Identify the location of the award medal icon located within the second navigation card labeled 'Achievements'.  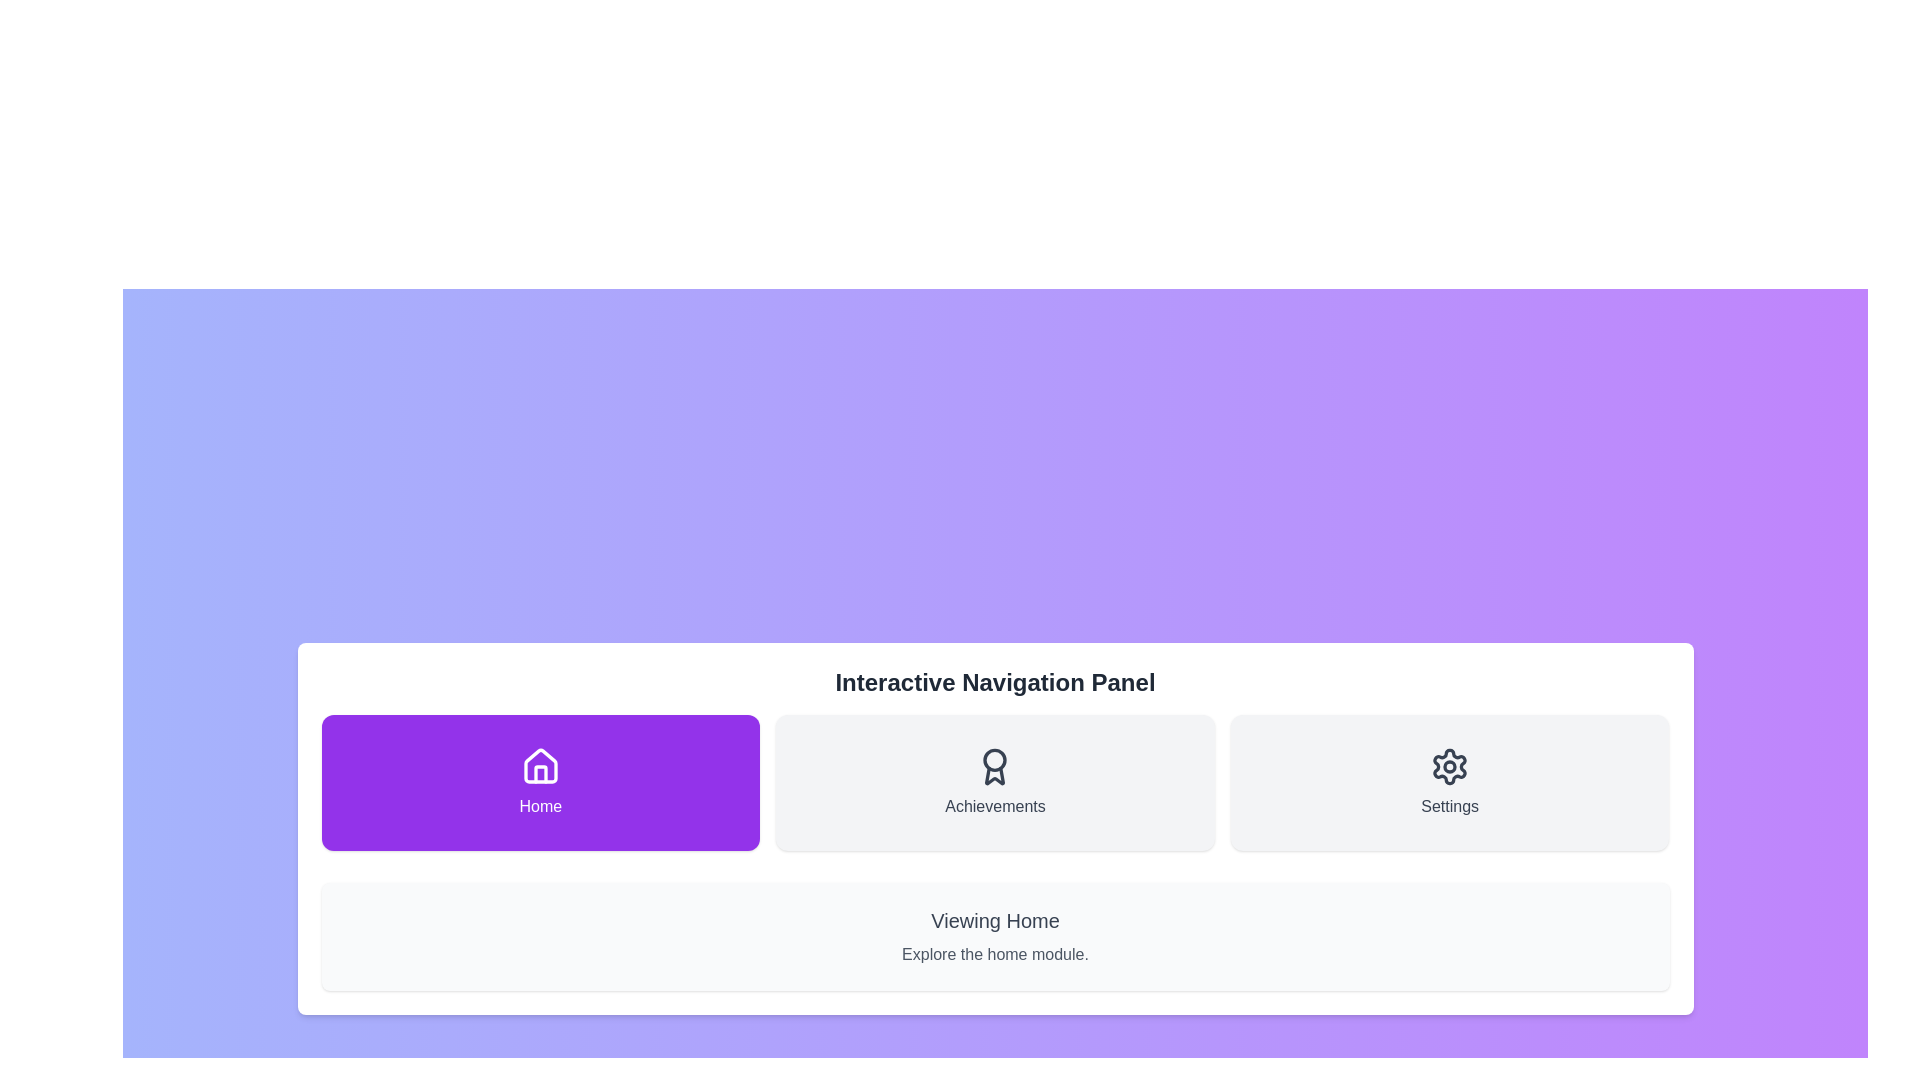
(995, 766).